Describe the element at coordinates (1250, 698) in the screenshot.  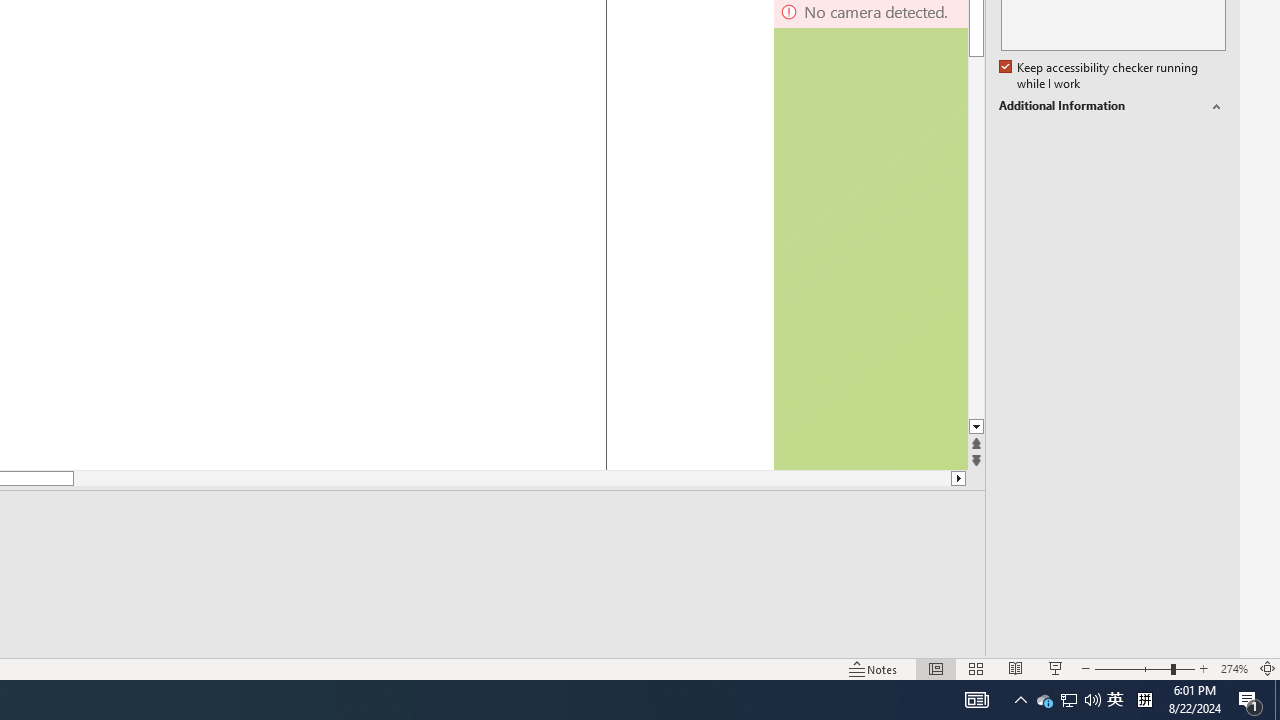
I see `'Action Center, 1 new notification'` at that location.